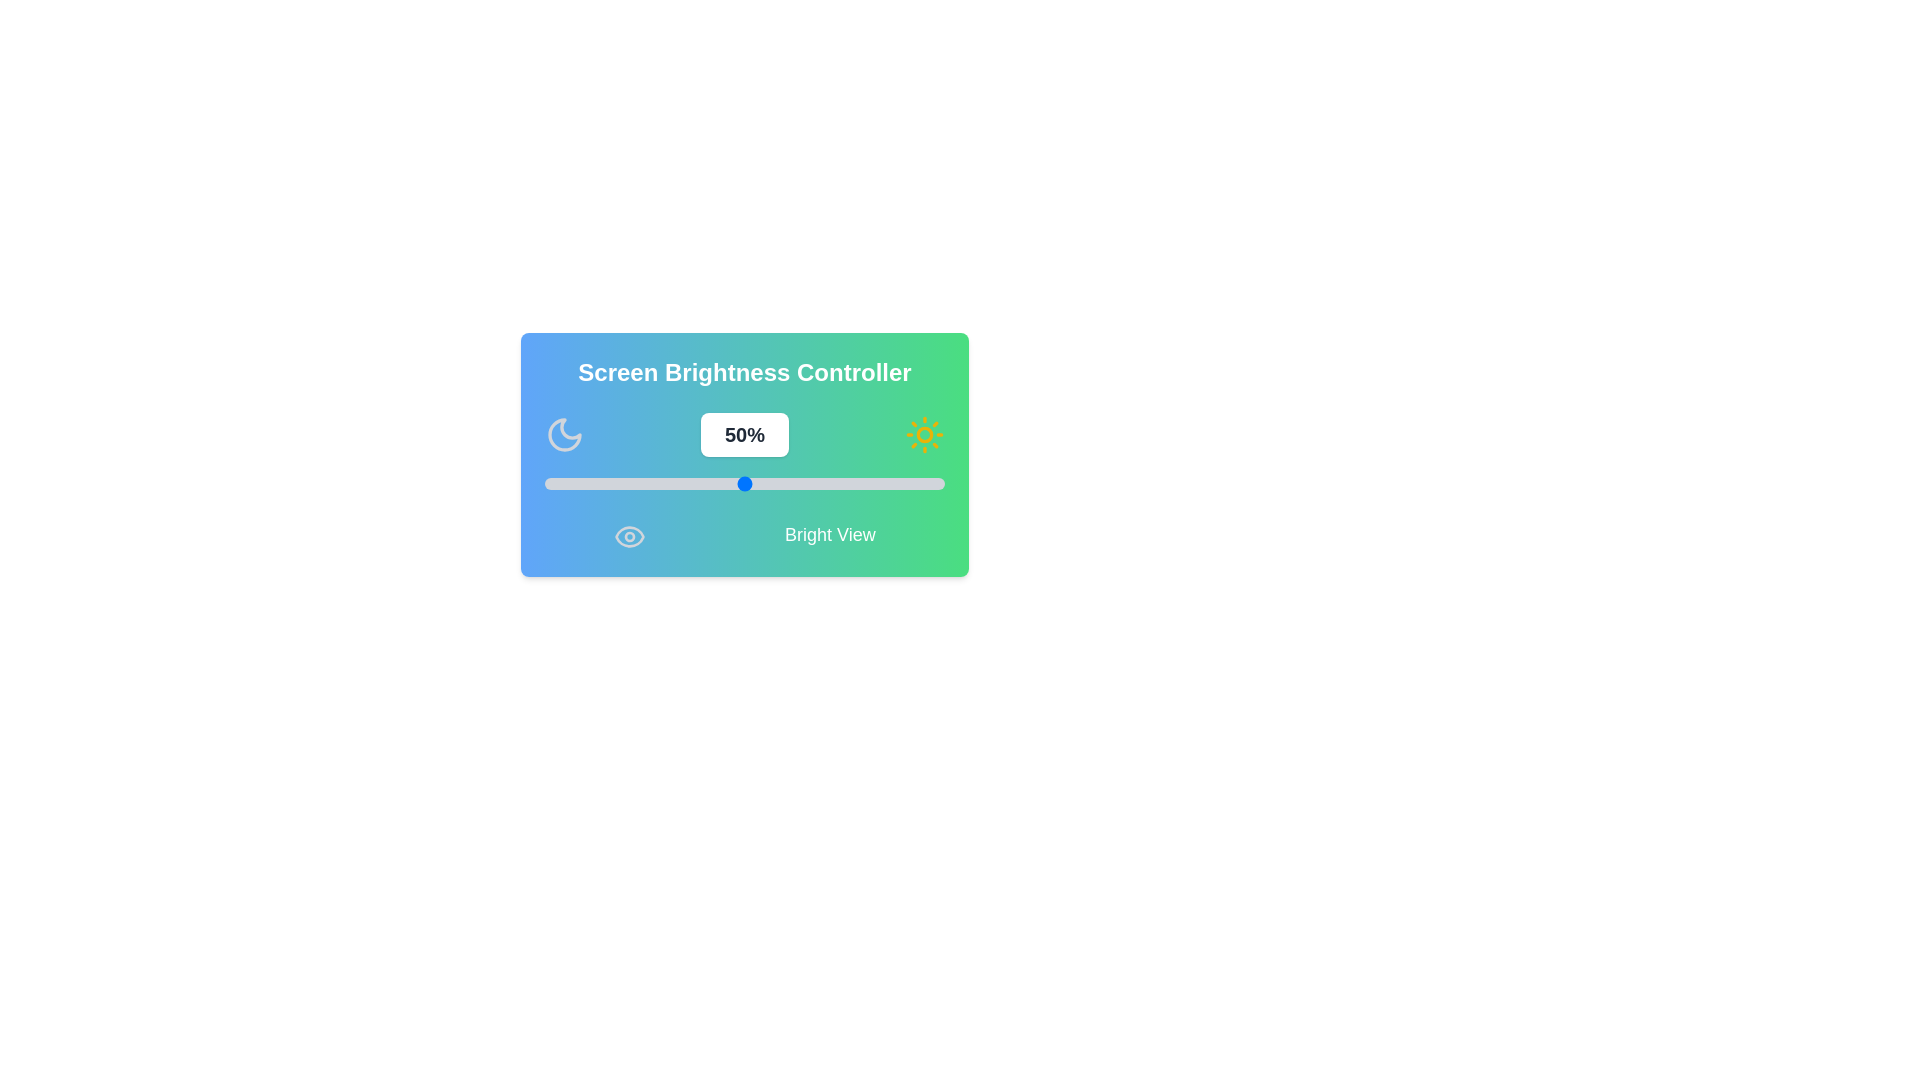 The image size is (1920, 1080). Describe the element at coordinates (877, 483) in the screenshot. I see `the brightness level to 83% using the slider` at that location.